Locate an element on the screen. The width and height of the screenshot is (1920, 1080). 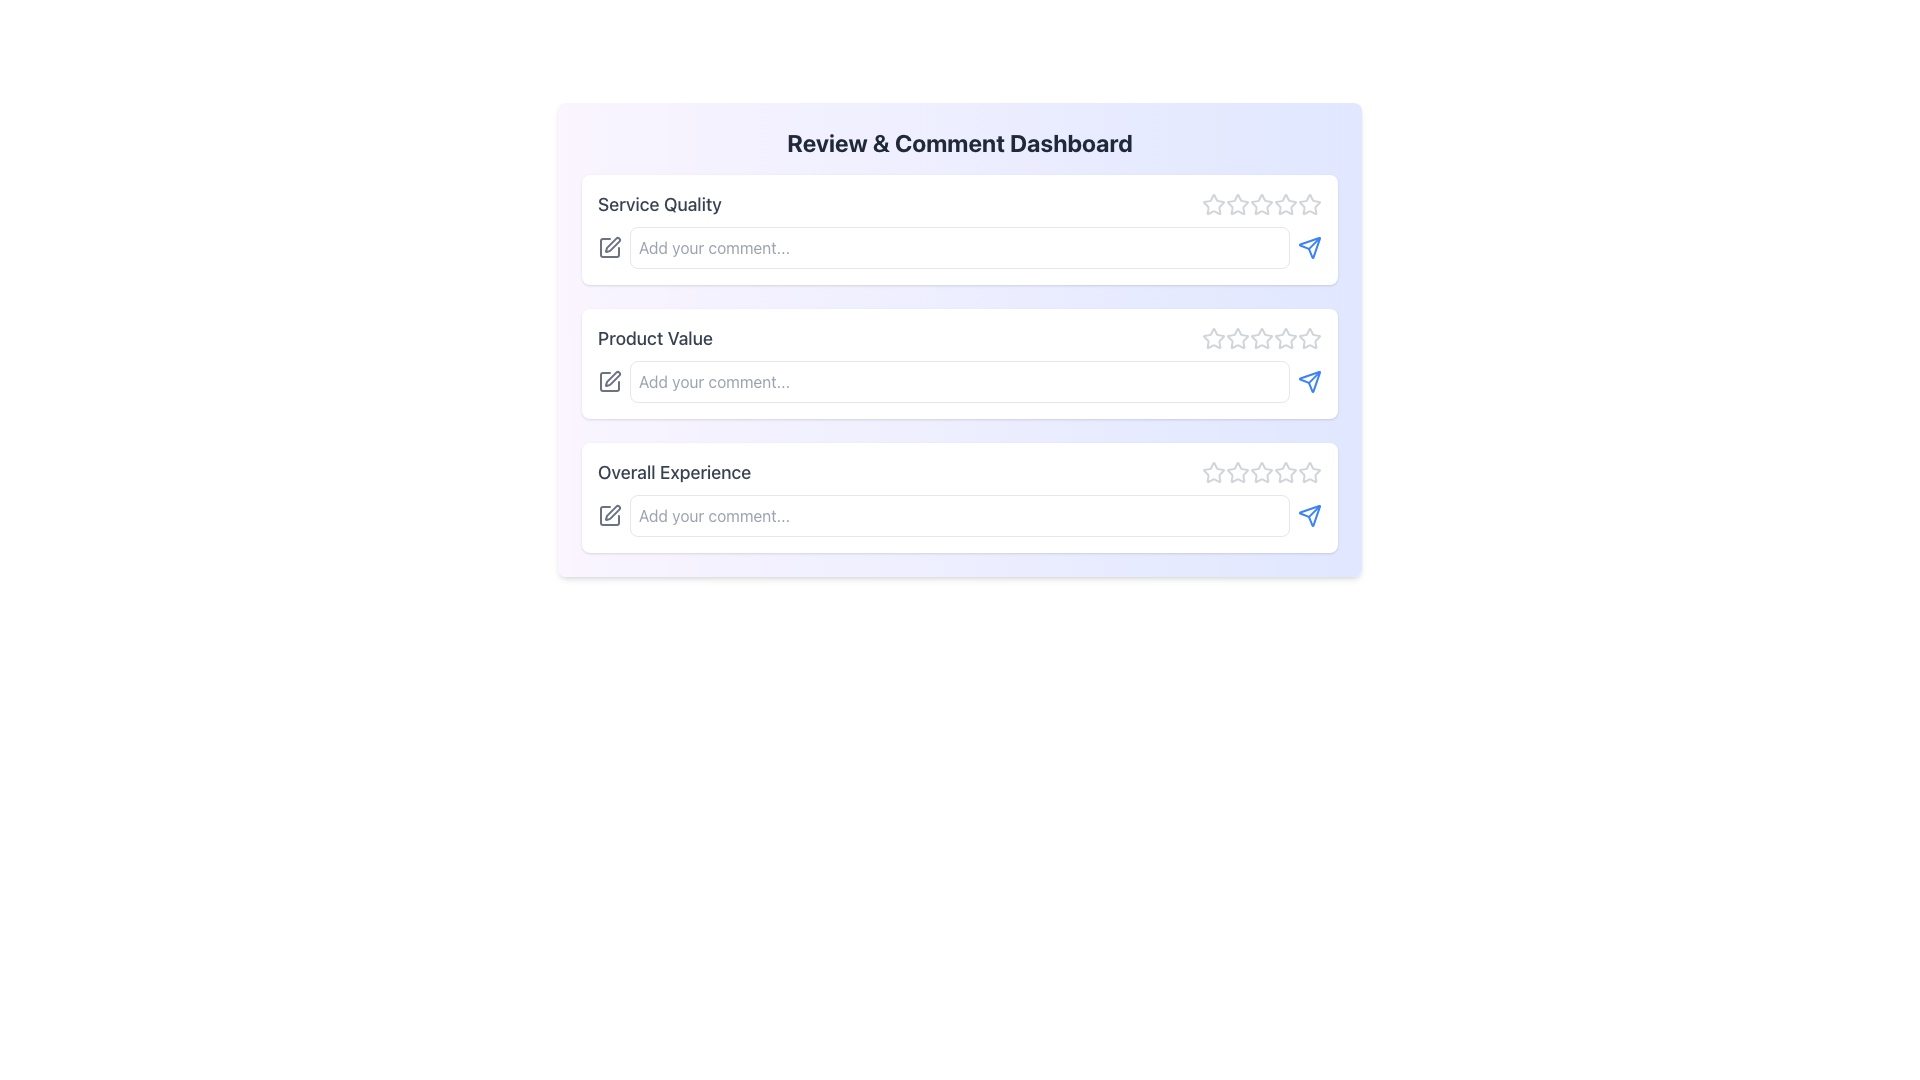
the blue triangular send icon located within the comment button to send the comment is located at coordinates (1310, 381).